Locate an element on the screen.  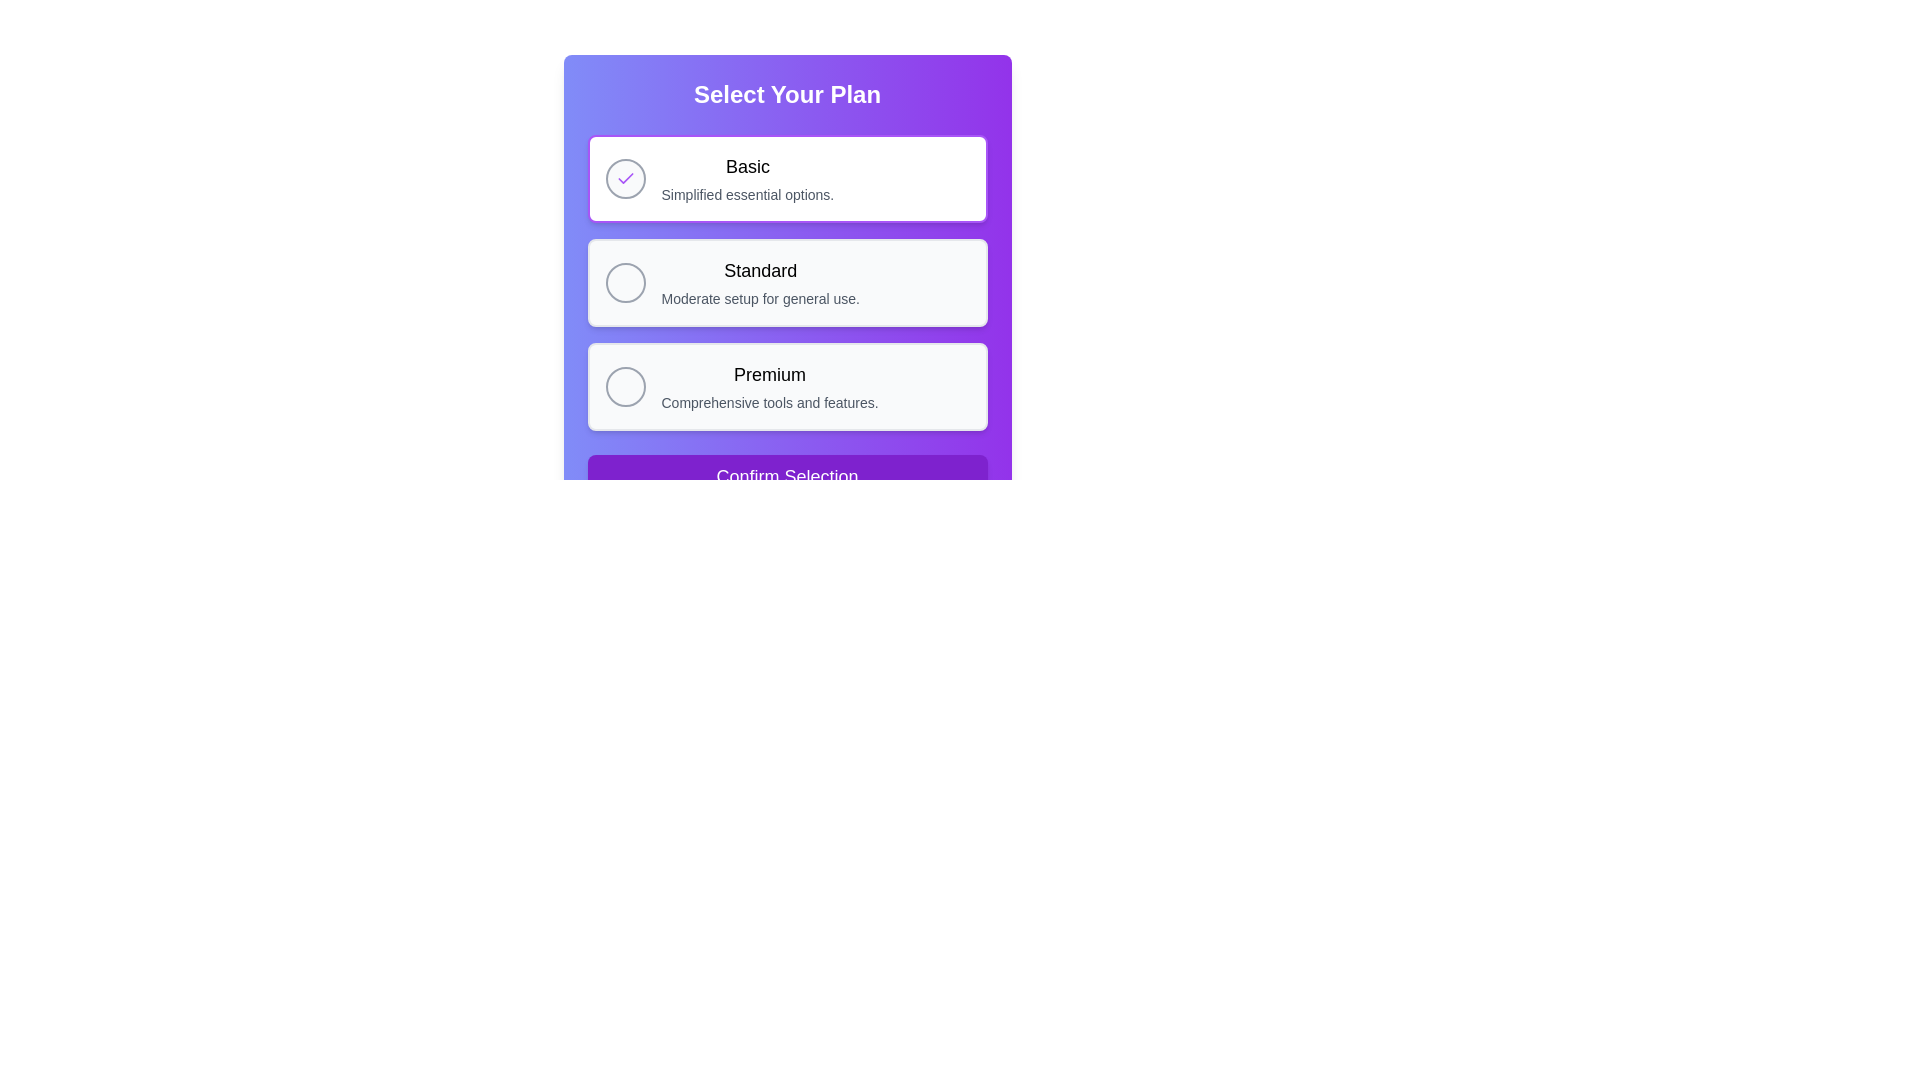
the topmost selectable option card in the vertical selection group, which is positioned above the 'Standard' and 'Premium' options is located at coordinates (786, 177).